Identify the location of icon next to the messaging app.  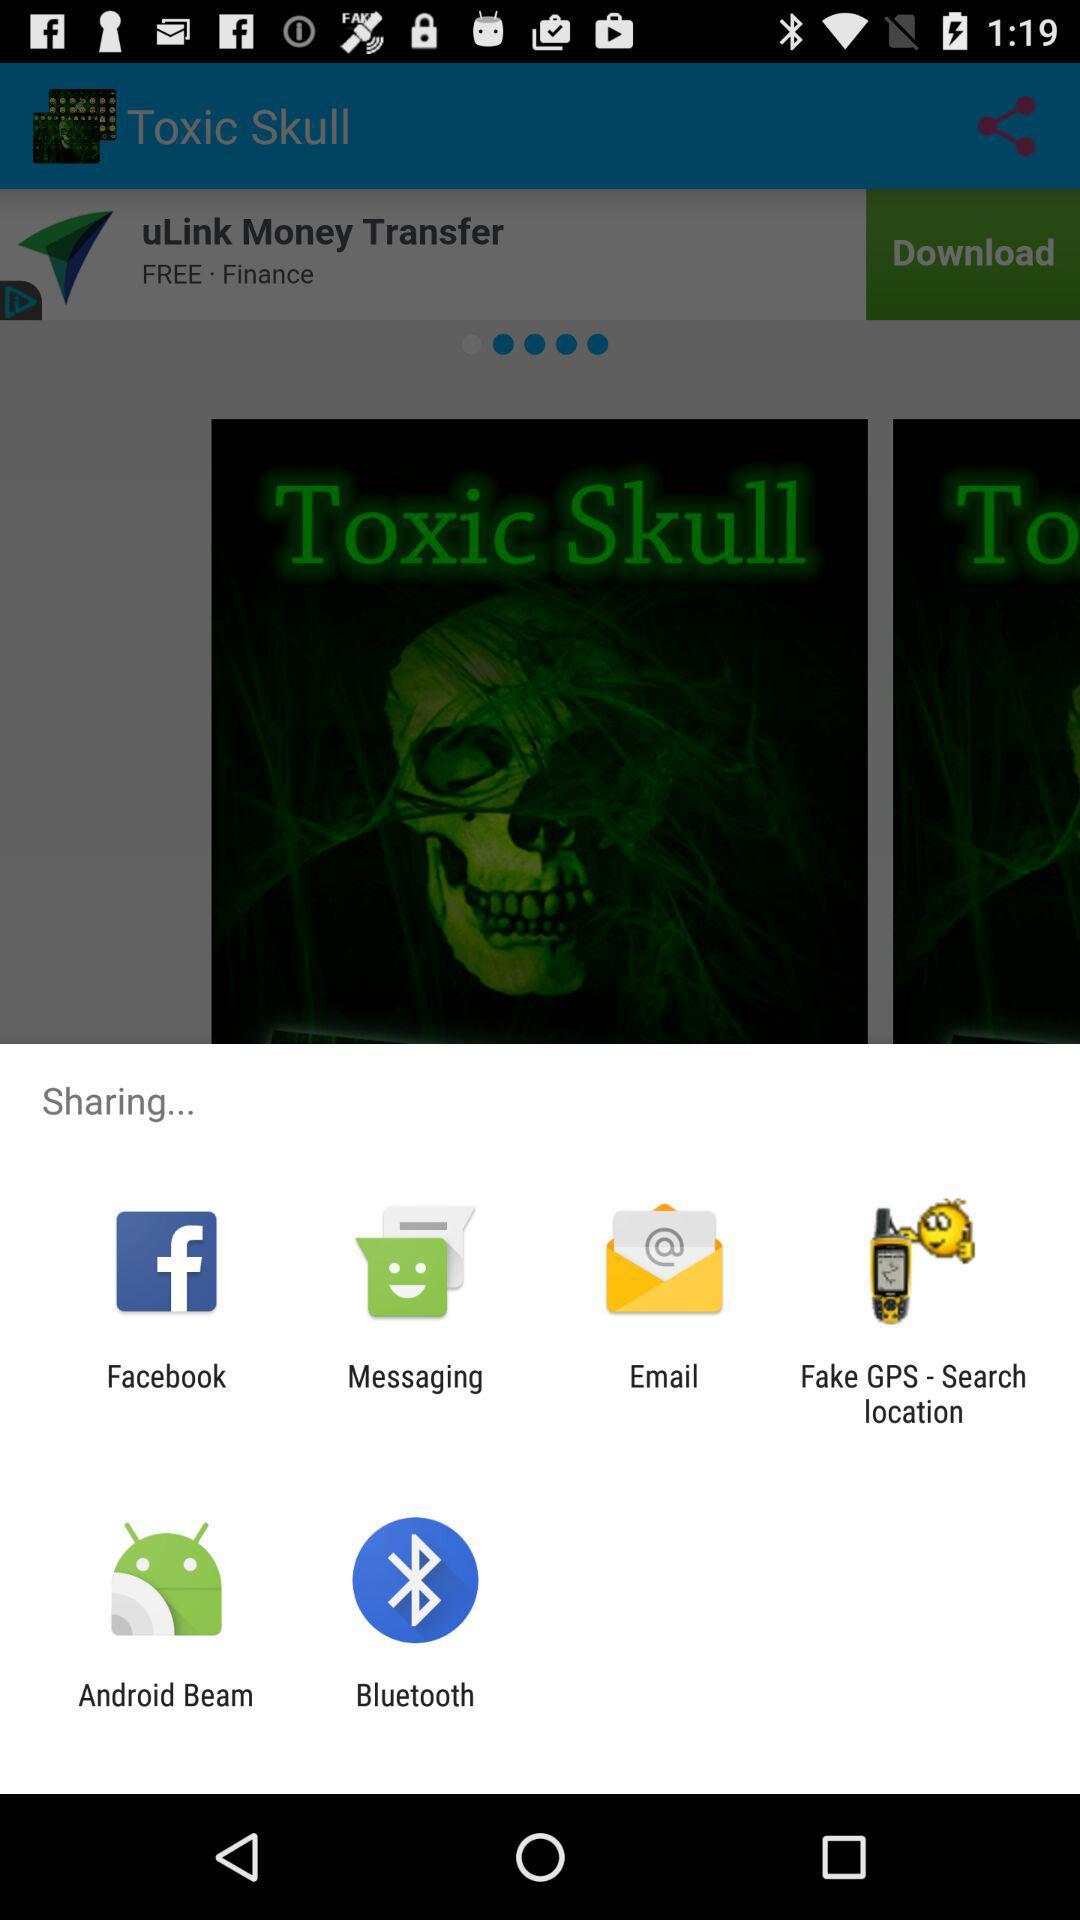
(664, 1392).